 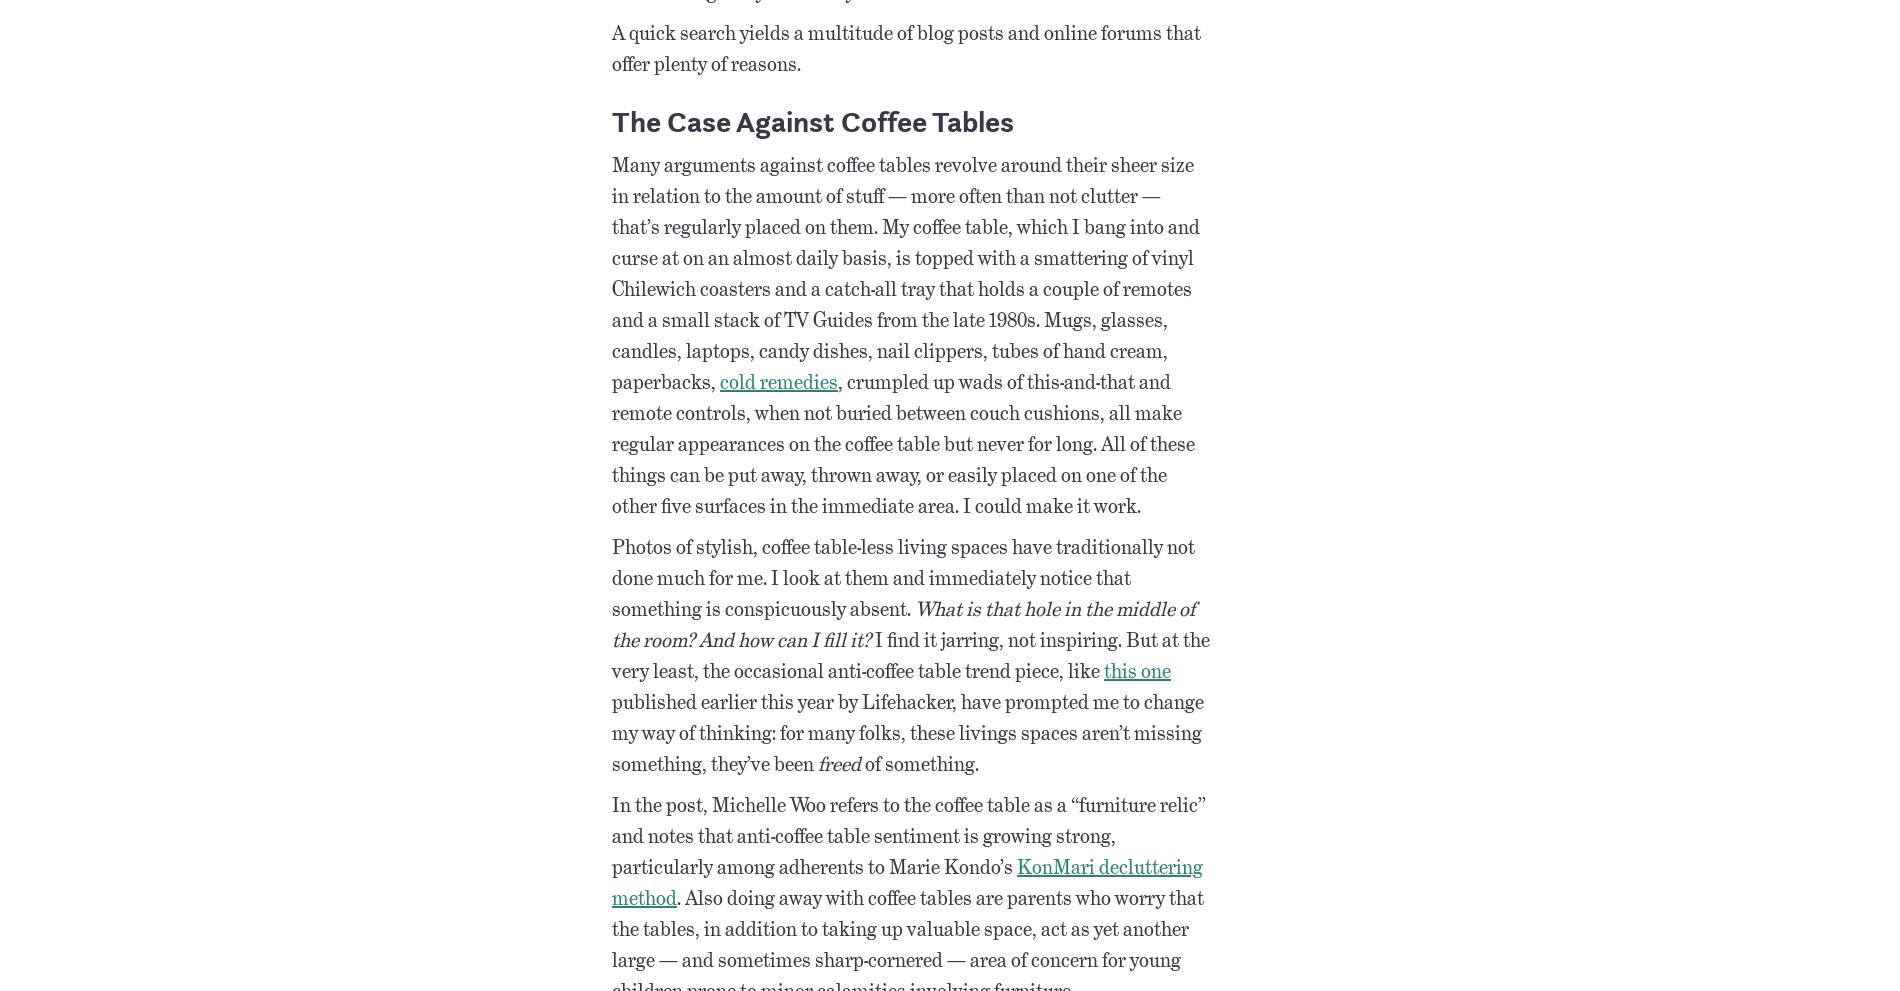 What do you see at coordinates (907, 835) in the screenshot?
I see `'In the post, Michelle Woo refers to the coffee table as a “furniture relic” and notes that anti-coffee table sentiment is growing strong, particularly among adherents to Marie Kondo’s'` at bounding box center [907, 835].